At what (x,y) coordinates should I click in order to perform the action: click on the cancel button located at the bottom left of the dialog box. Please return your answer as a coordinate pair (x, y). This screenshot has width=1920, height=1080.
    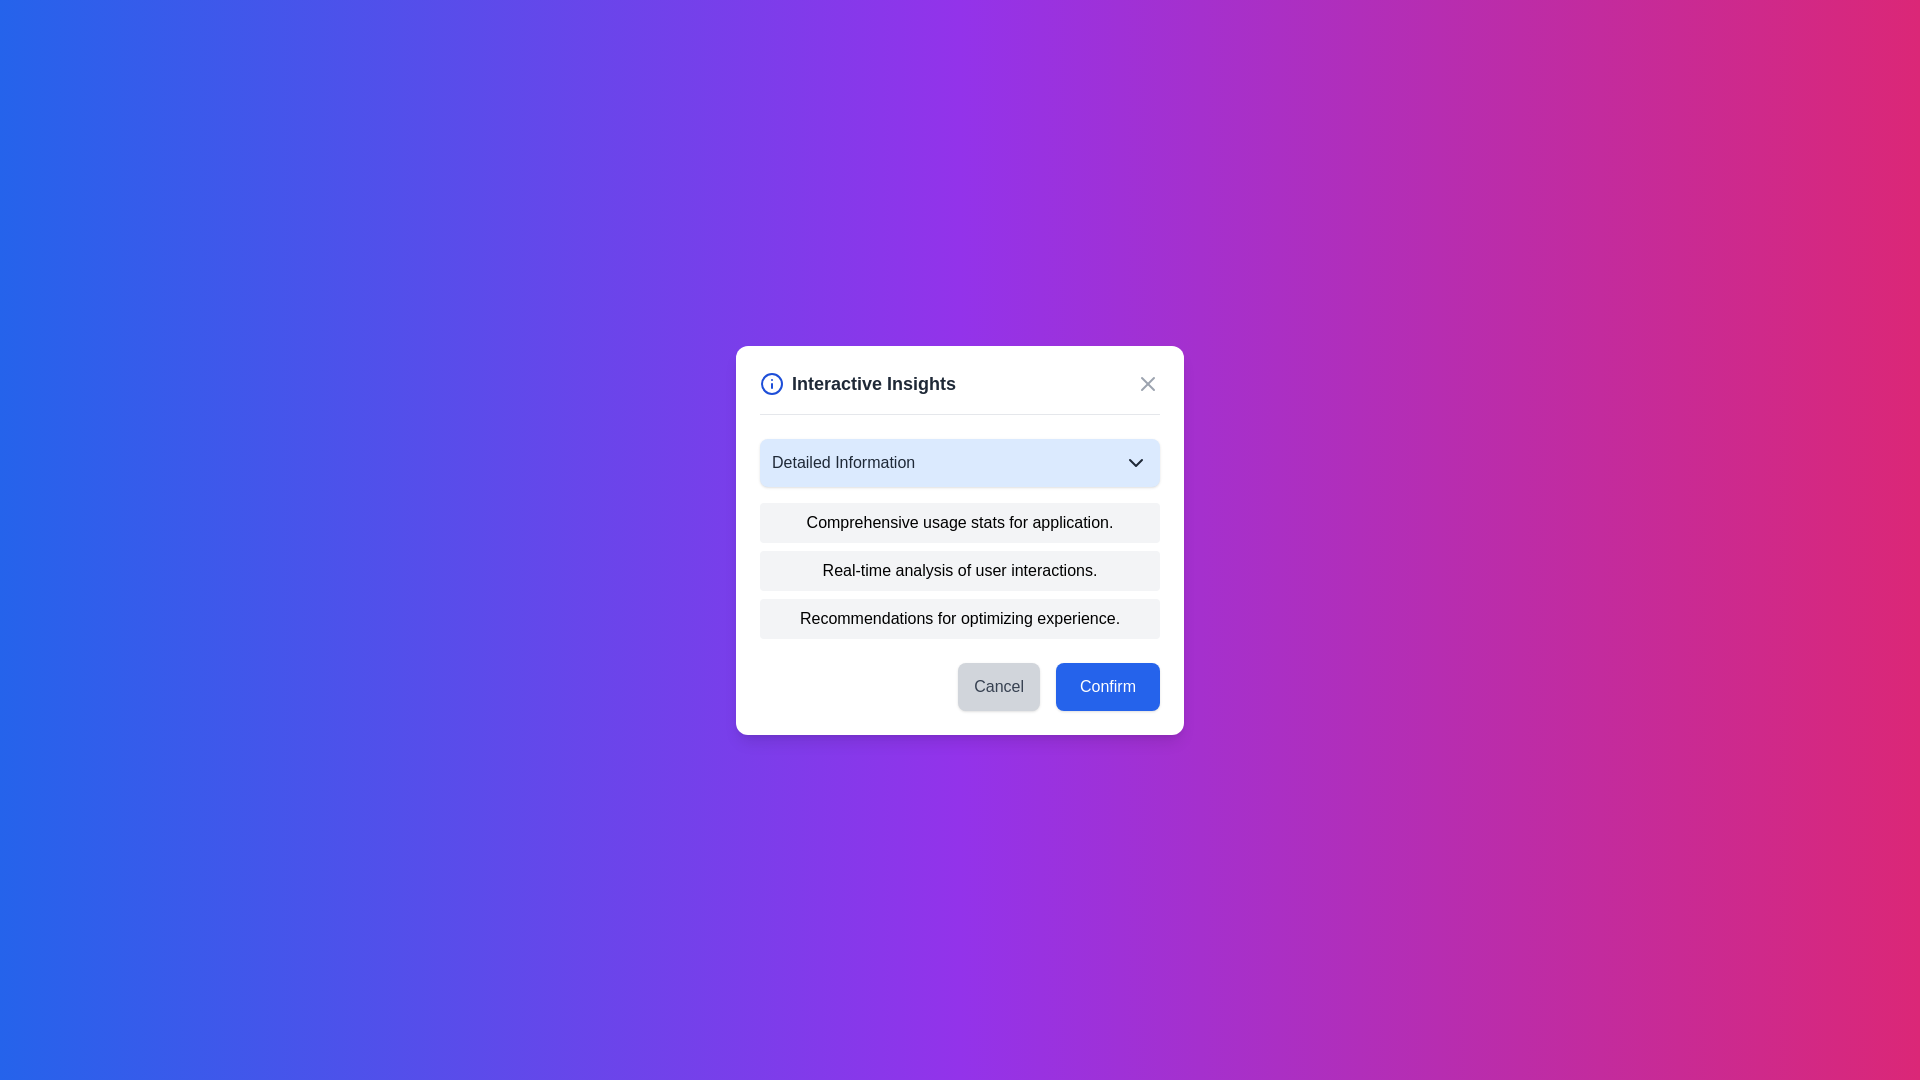
    Looking at the image, I should click on (999, 685).